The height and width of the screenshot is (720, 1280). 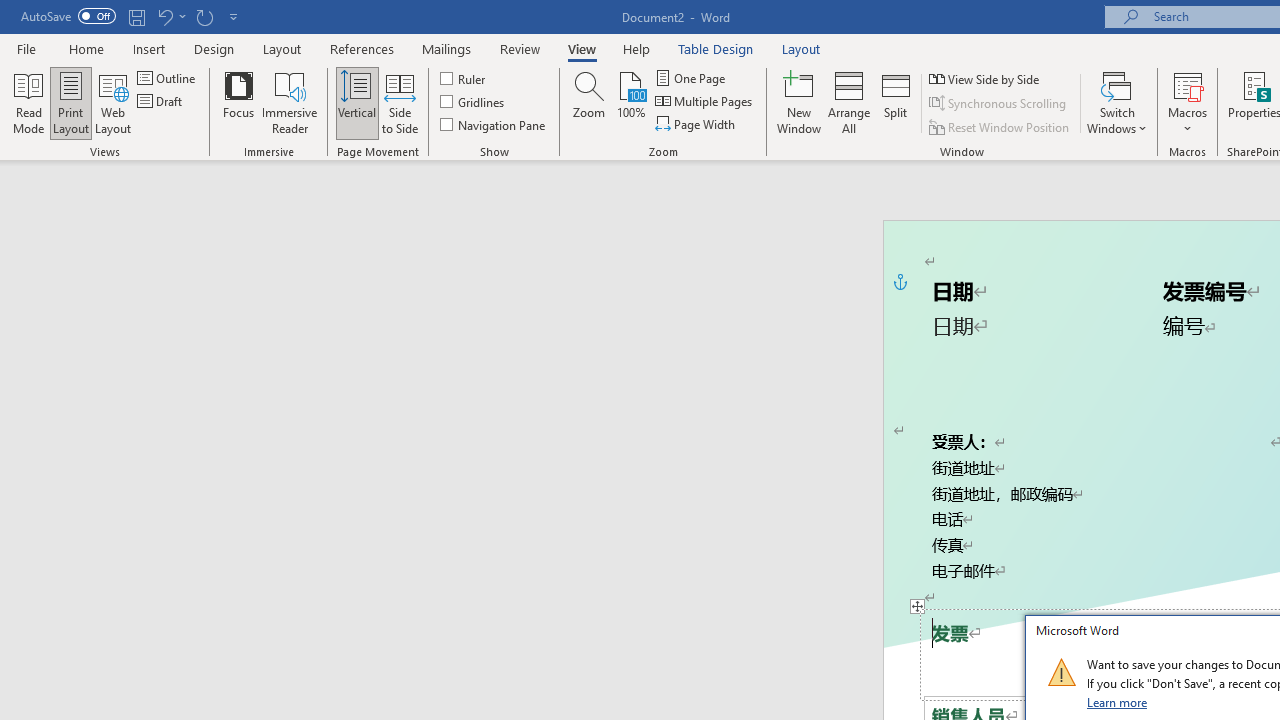 I want to click on 'Outline', so click(x=168, y=77).